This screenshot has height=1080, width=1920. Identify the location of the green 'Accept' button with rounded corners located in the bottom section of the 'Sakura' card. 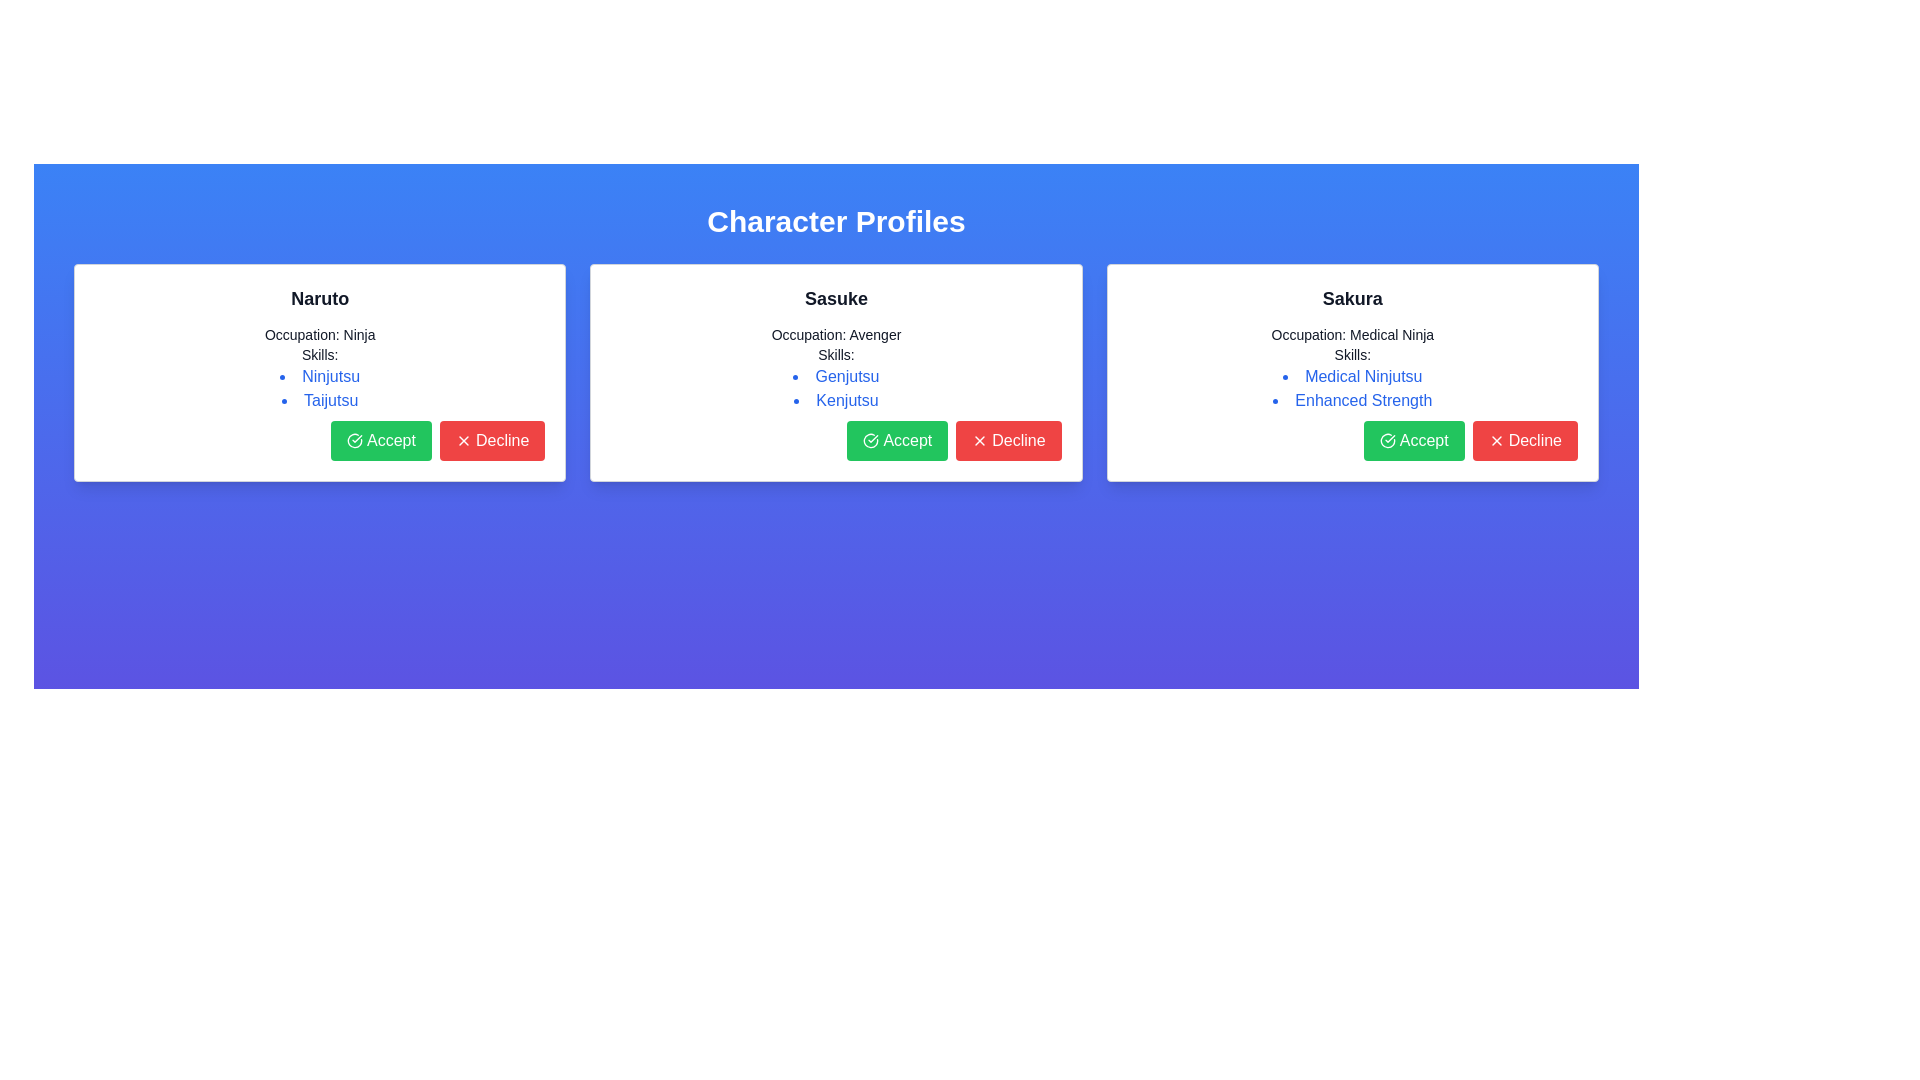
(1413, 439).